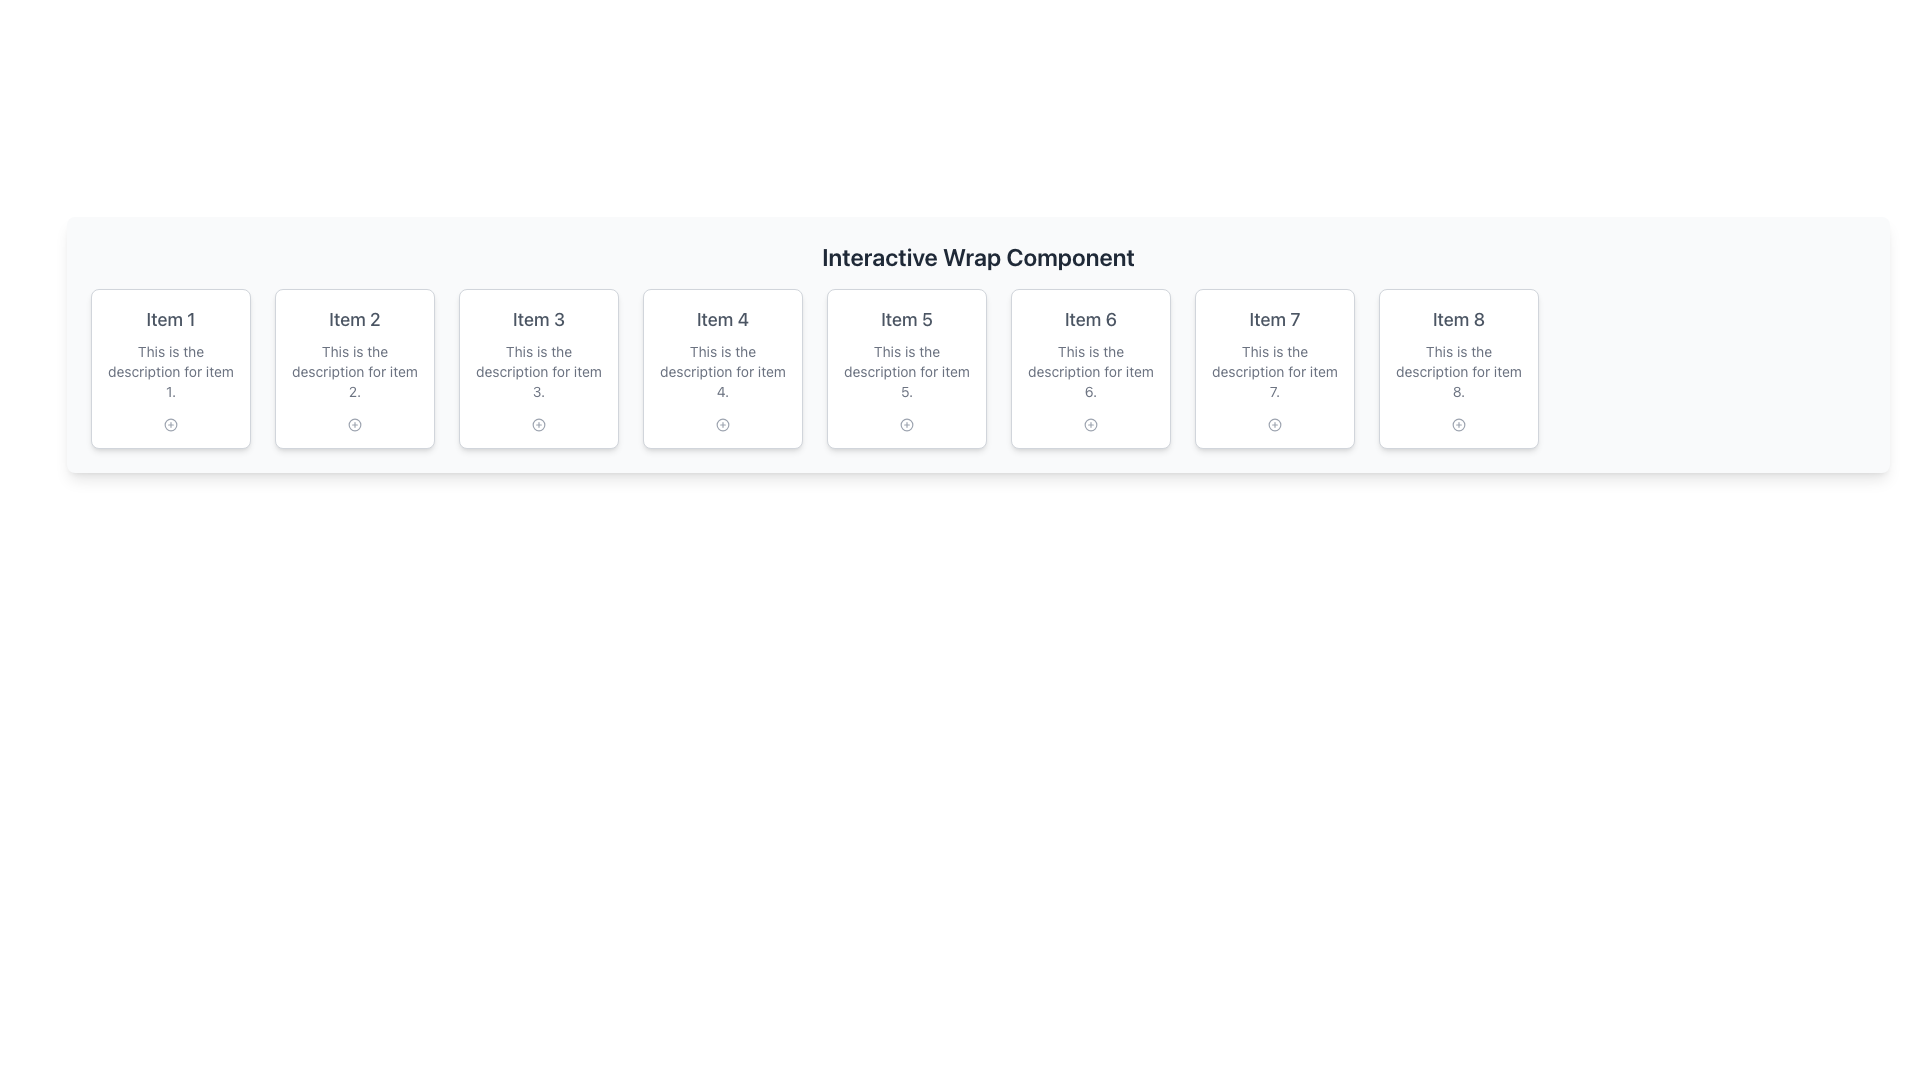 The height and width of the screenshot is (1080, 1920). Describe the element at coordinates (538, 371) in the screenshot. I see `descriptive text block located below the title text of the card titled 'Item 3', which is the third card in a series of eight horizontally aligned cards` at that location.